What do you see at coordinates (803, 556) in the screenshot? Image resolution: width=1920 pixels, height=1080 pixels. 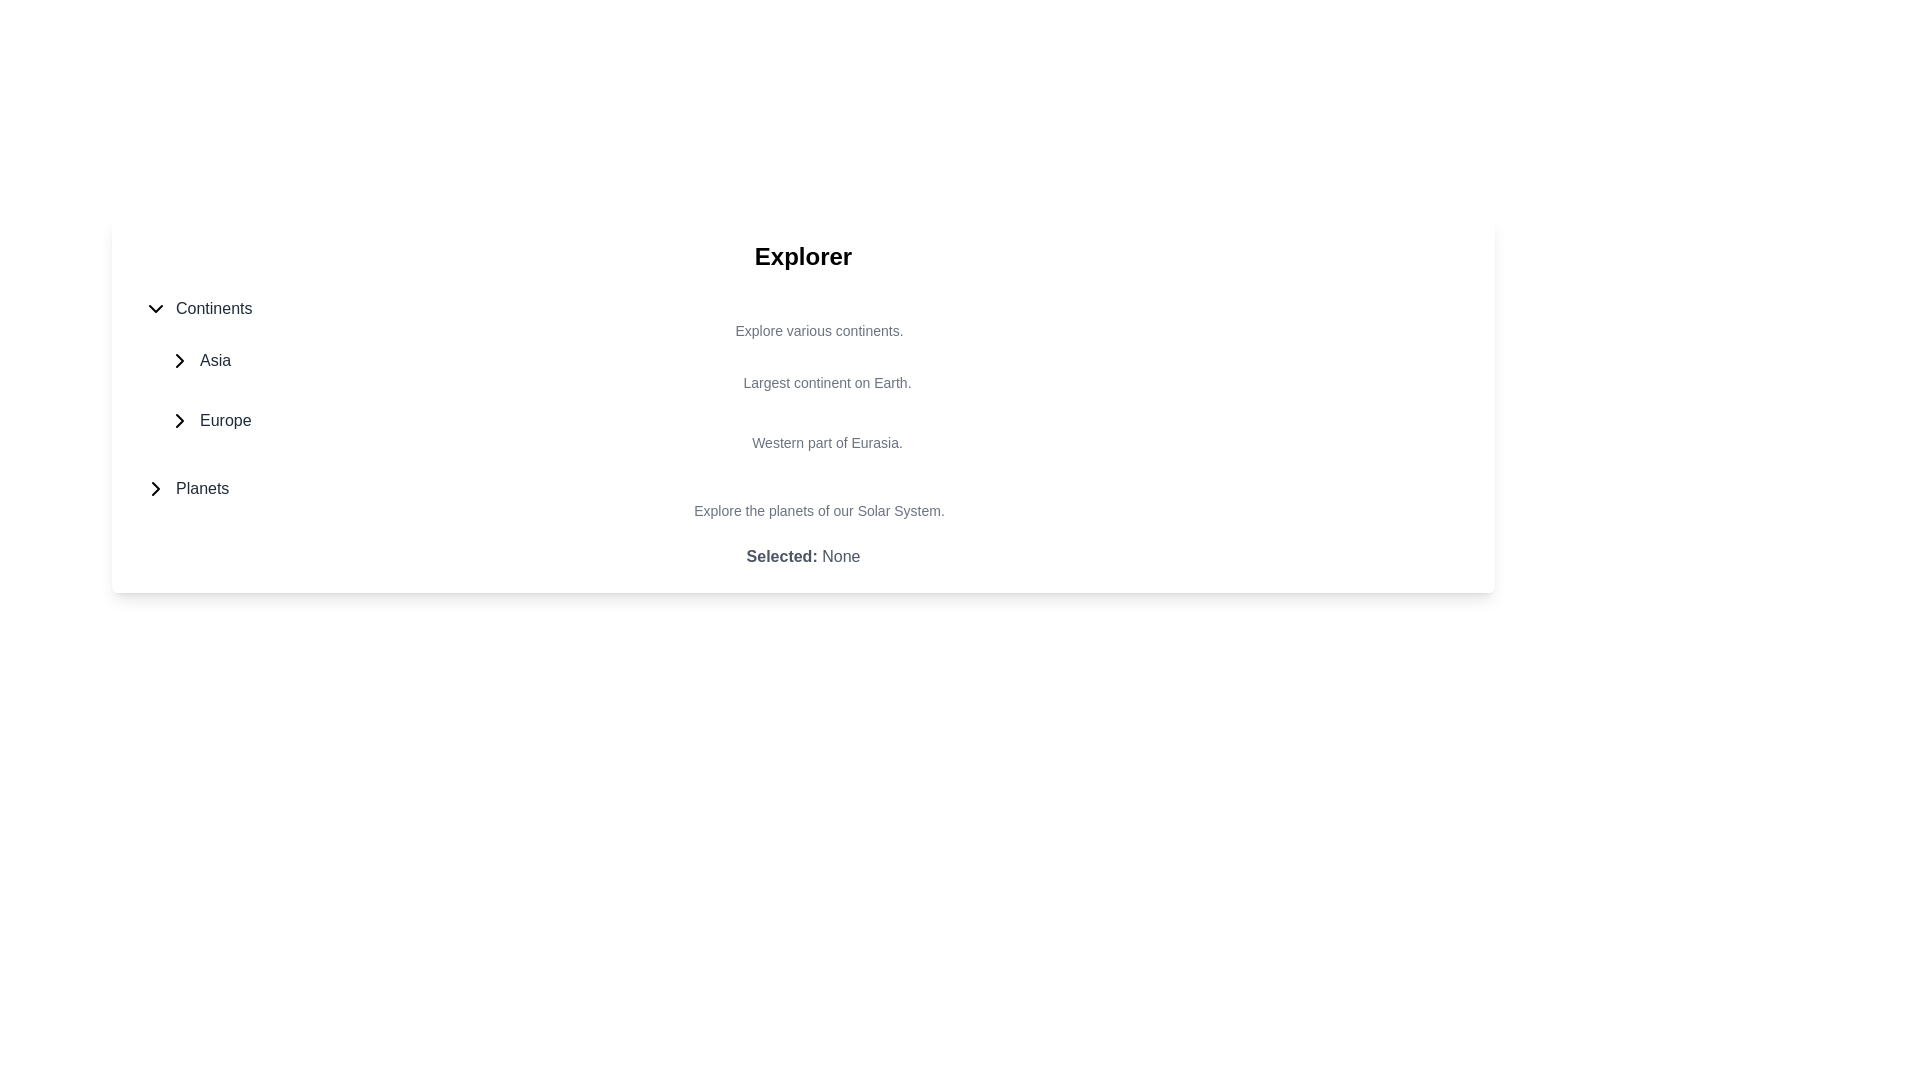 I see `the text label displaying 'Selected: None', which is prominently located at the bottom of the white card with rounded edges` at bounding box center [803, 556].